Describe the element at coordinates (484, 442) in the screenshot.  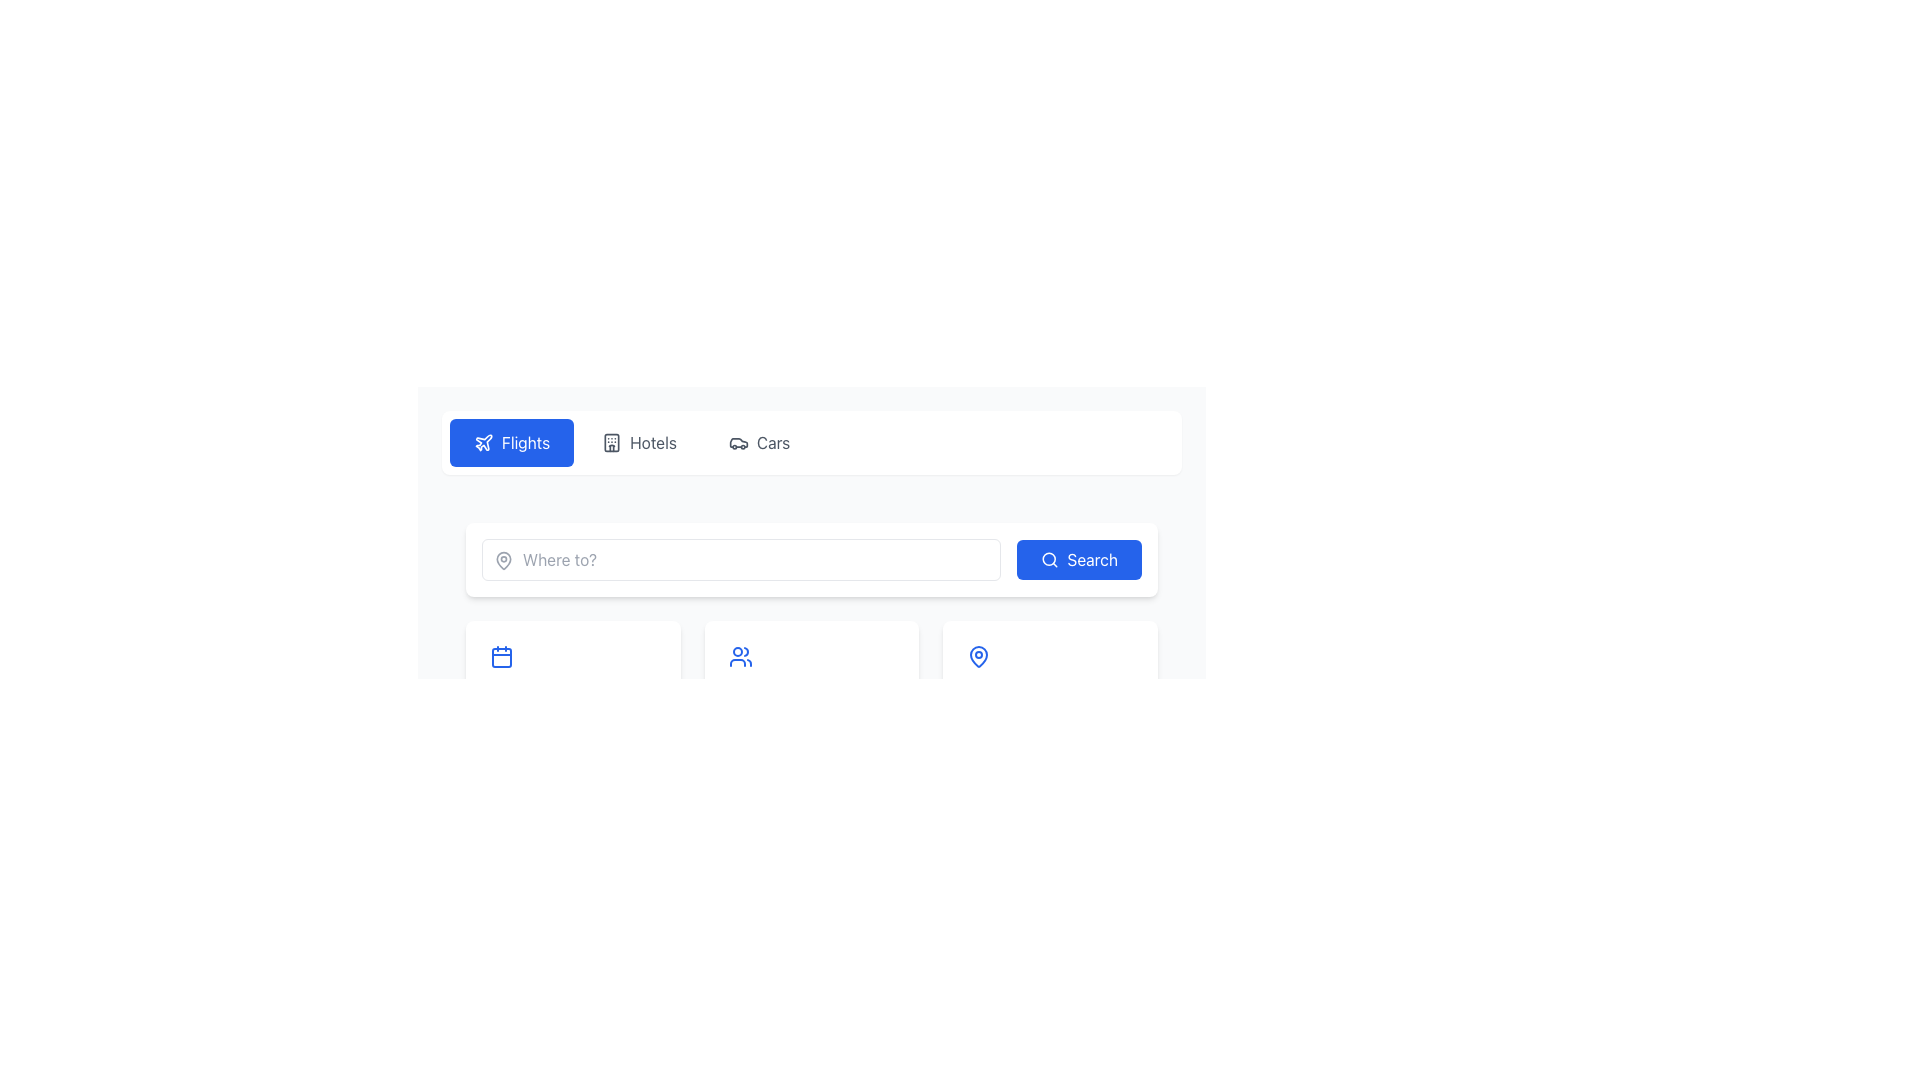
I see `the airplane icon located within the 'Flights' button, which is positioned near the top-left corner of the interface` at that location.